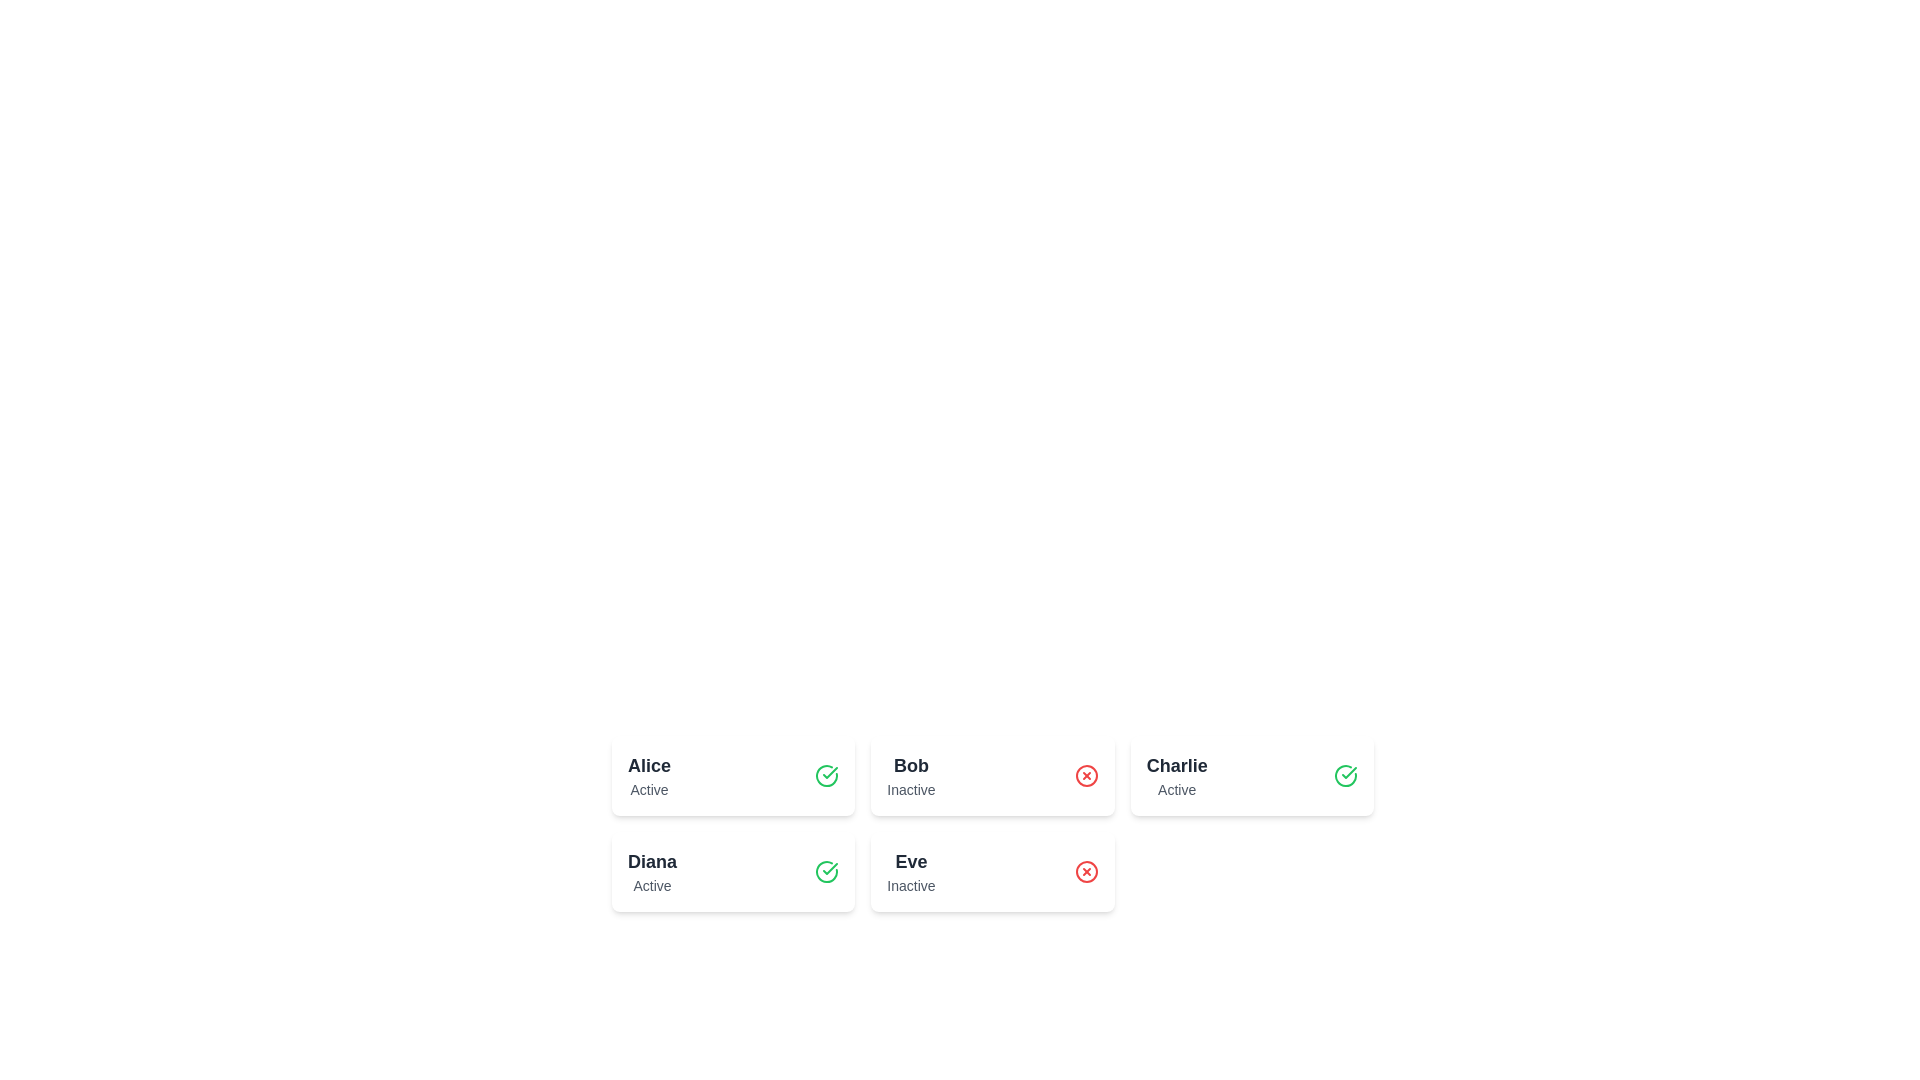  Describe the element at coordinates (1085, 870) in the screenshot. I see `the error icon located in the bottom-right corner of the card displaying the name 'Eve' and the status 'Inactive'` at that location.